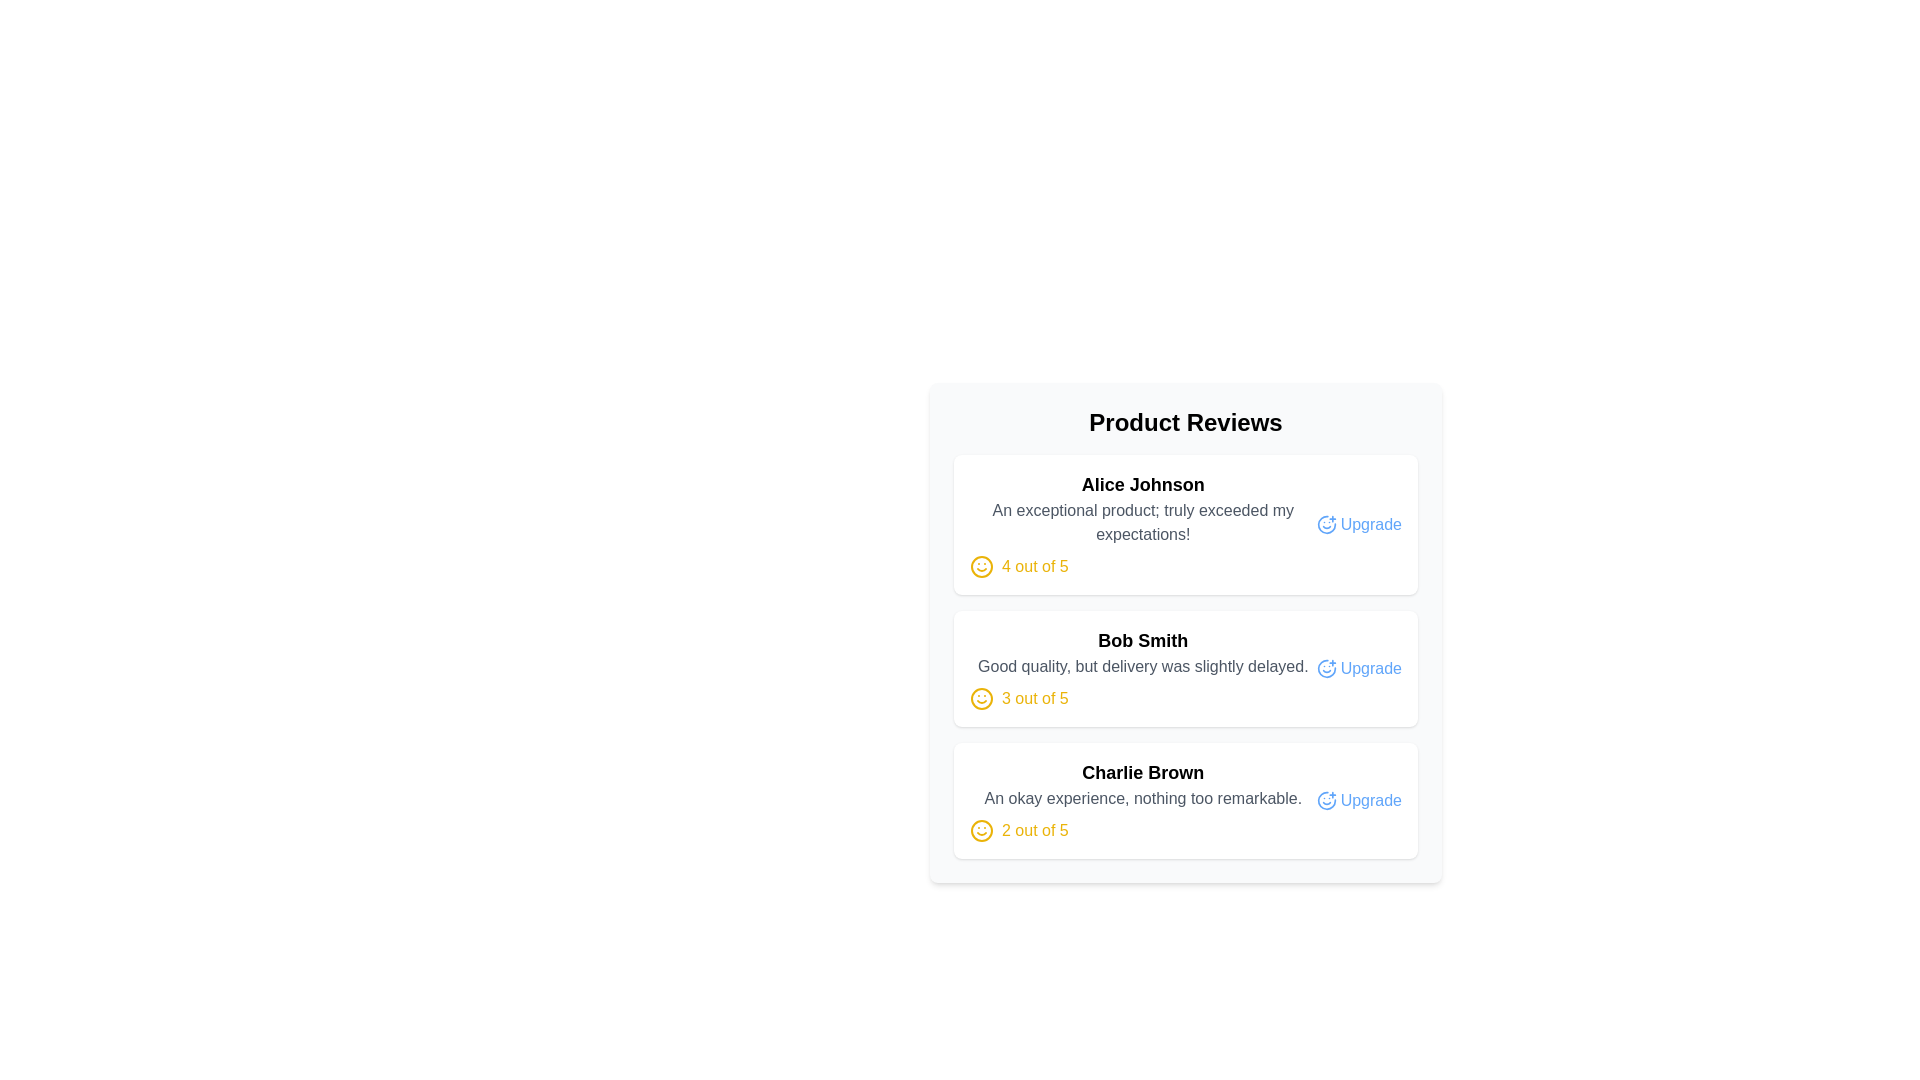 This screenshot has width=1920, height=1080. Describe the element at coordinates (1359, 523) in the screenshot. I see `'Upgrade' button for the review by Alice Johnson` at that location.